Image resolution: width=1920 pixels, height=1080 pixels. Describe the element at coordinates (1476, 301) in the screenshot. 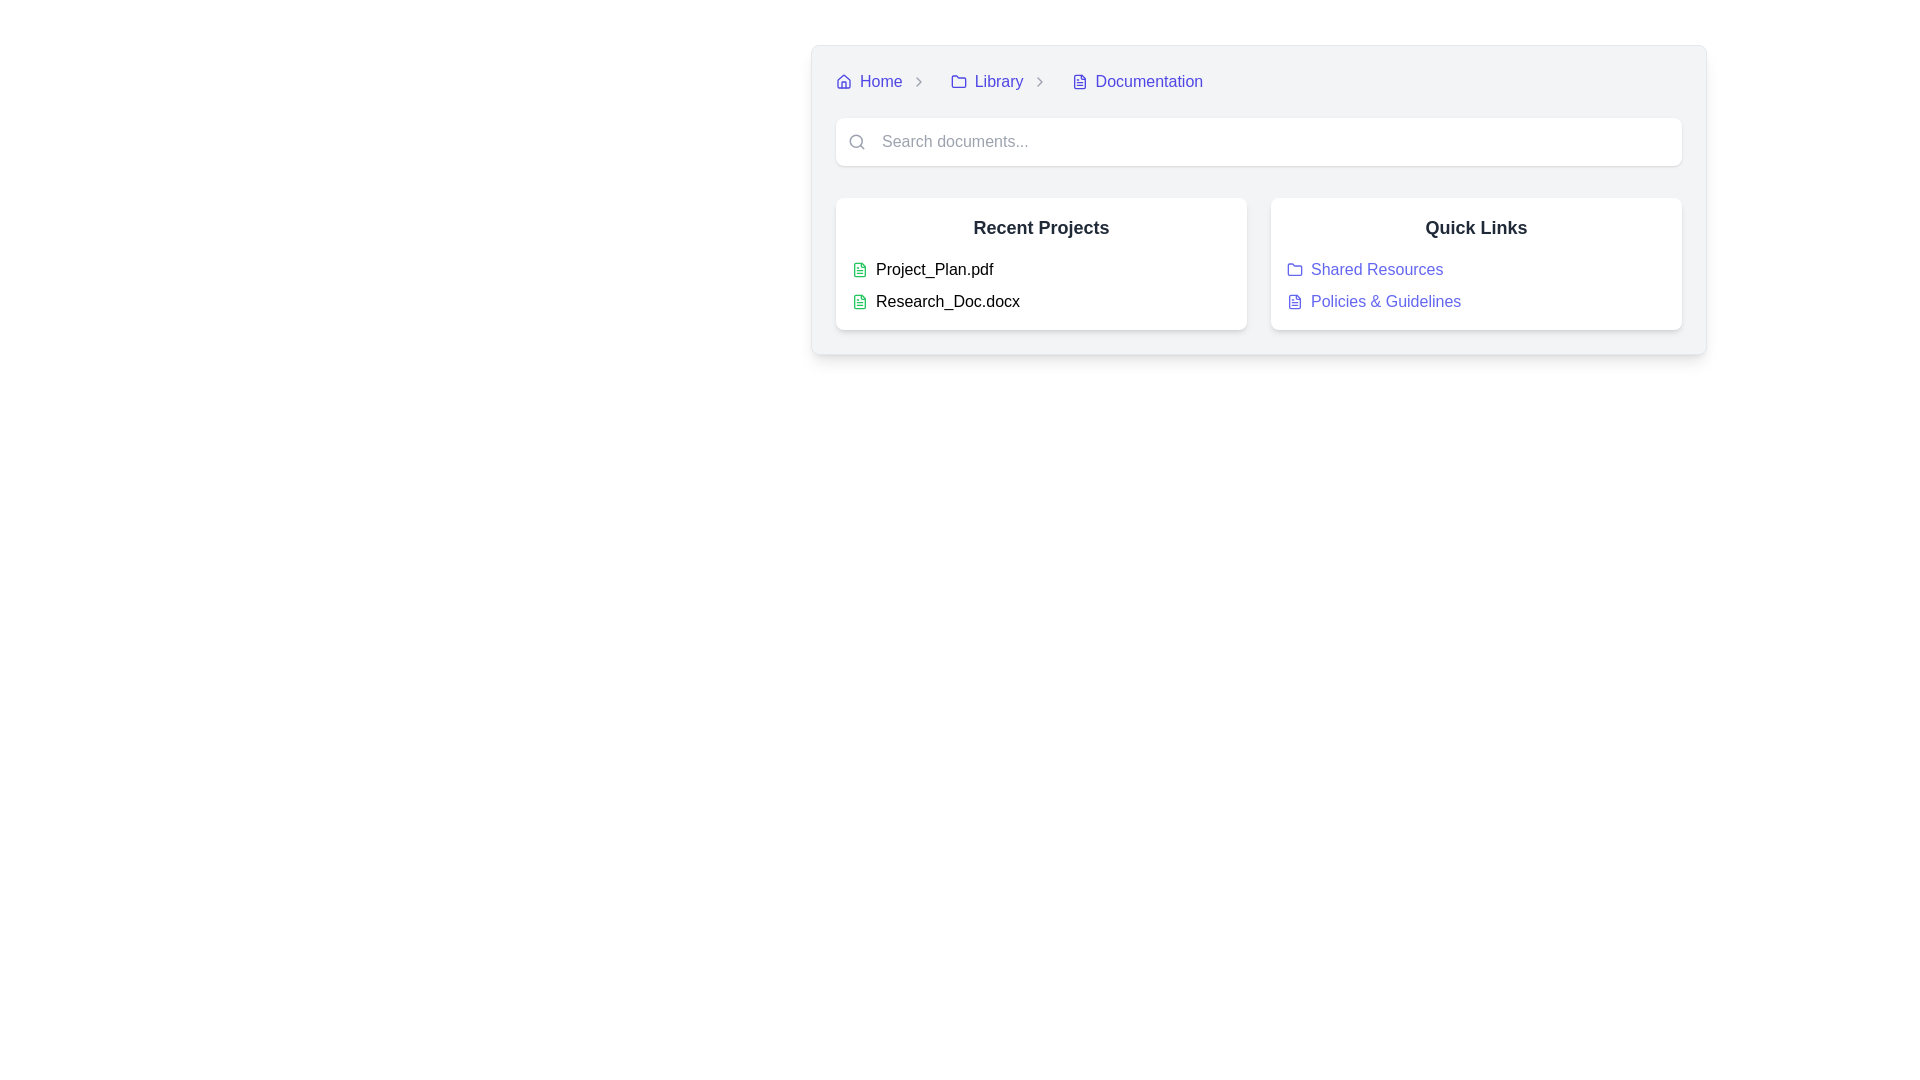

I see `the icon of the 'Policies & Guidelines' hyperlink with icon located in the 'Quick Links' section, positioned below the 'Shared Resources' hyperlink` at that location.